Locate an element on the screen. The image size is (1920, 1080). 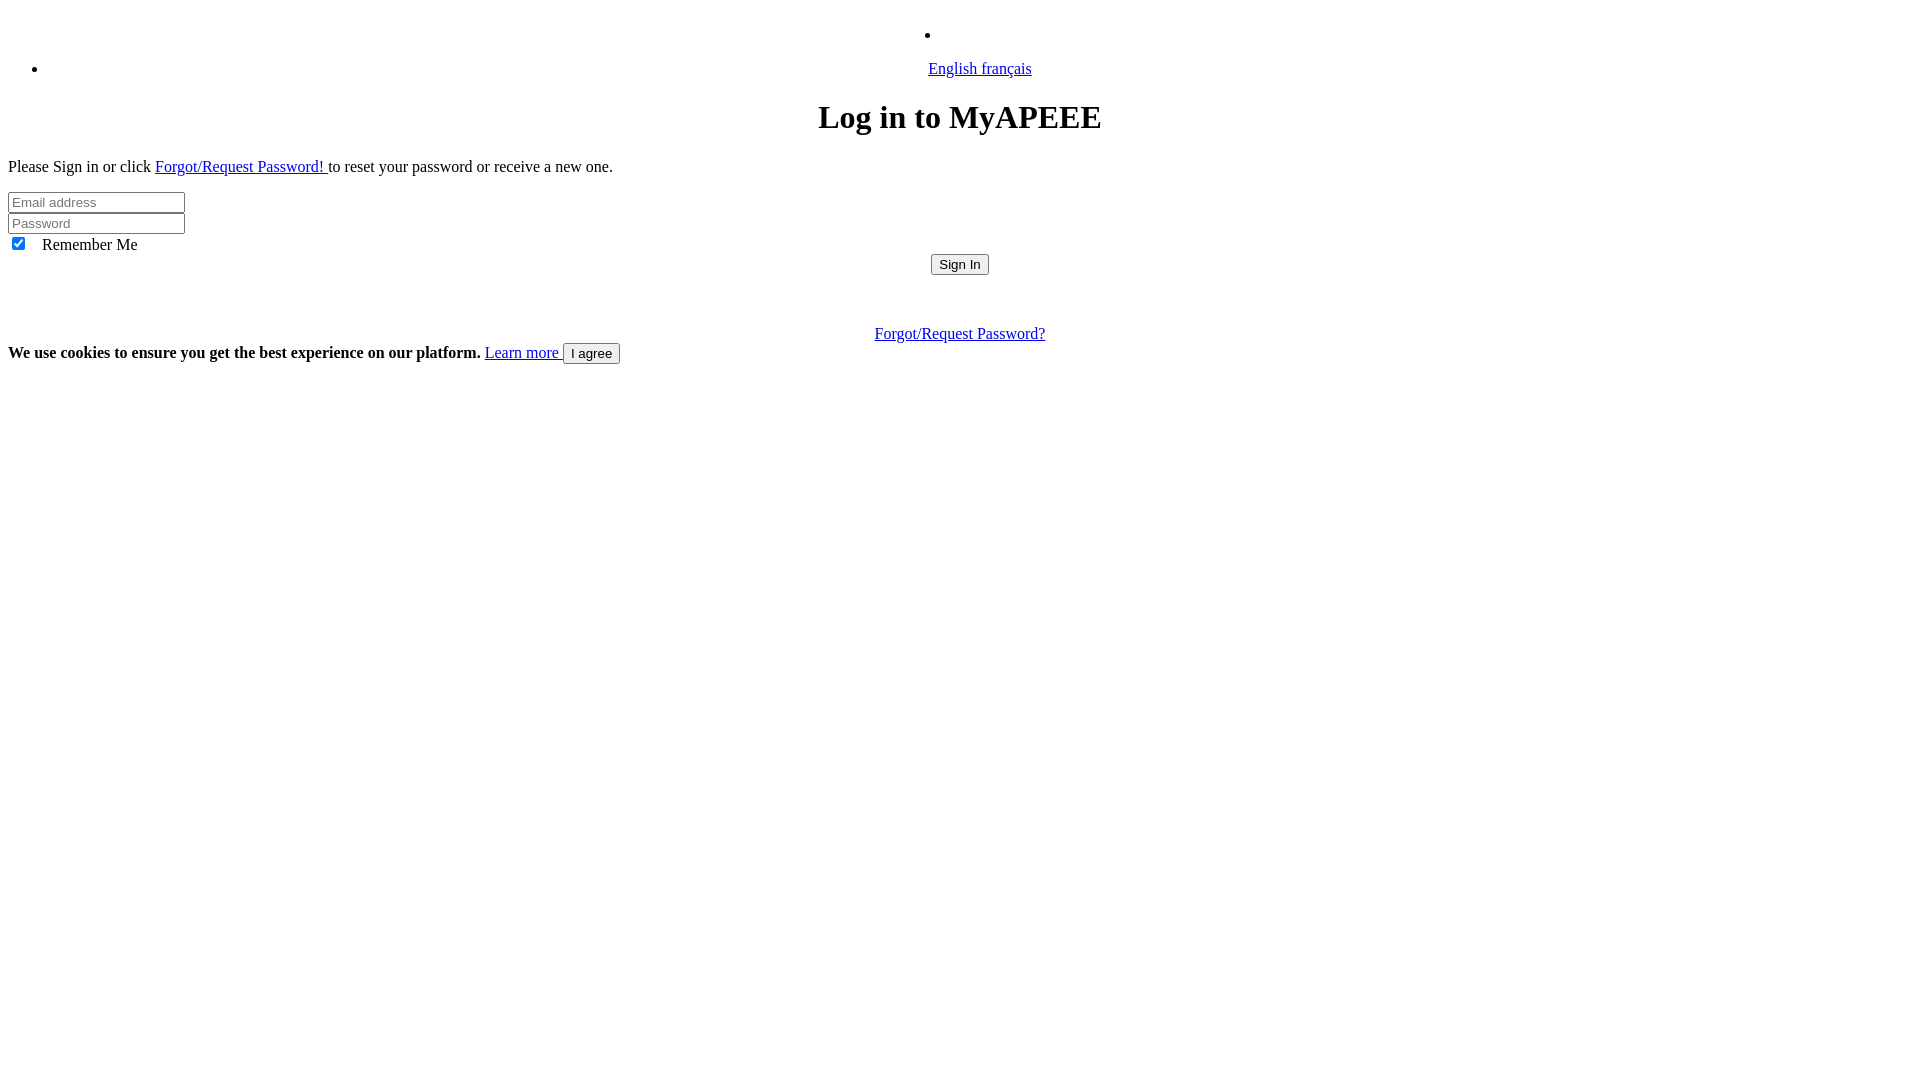
'English' is located at coordinates (971, 34).